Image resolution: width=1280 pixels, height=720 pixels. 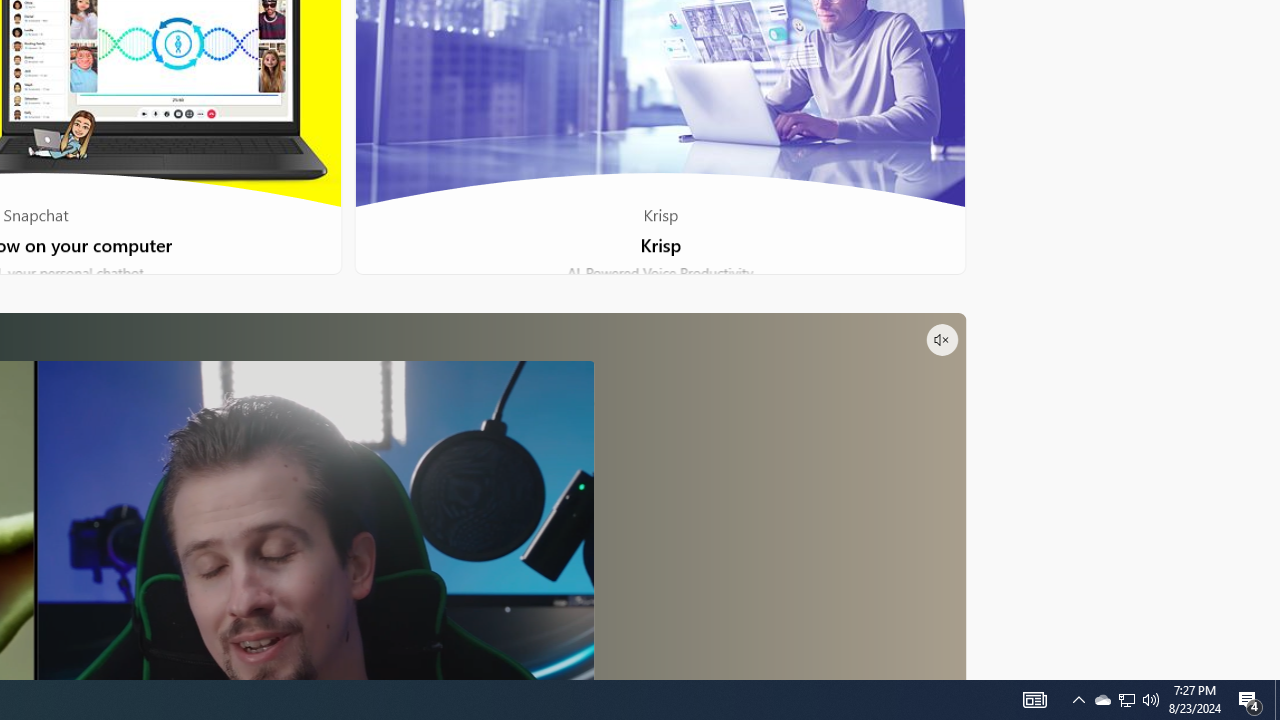 I want to click on 'Unmute', so click(x=940, y=338).